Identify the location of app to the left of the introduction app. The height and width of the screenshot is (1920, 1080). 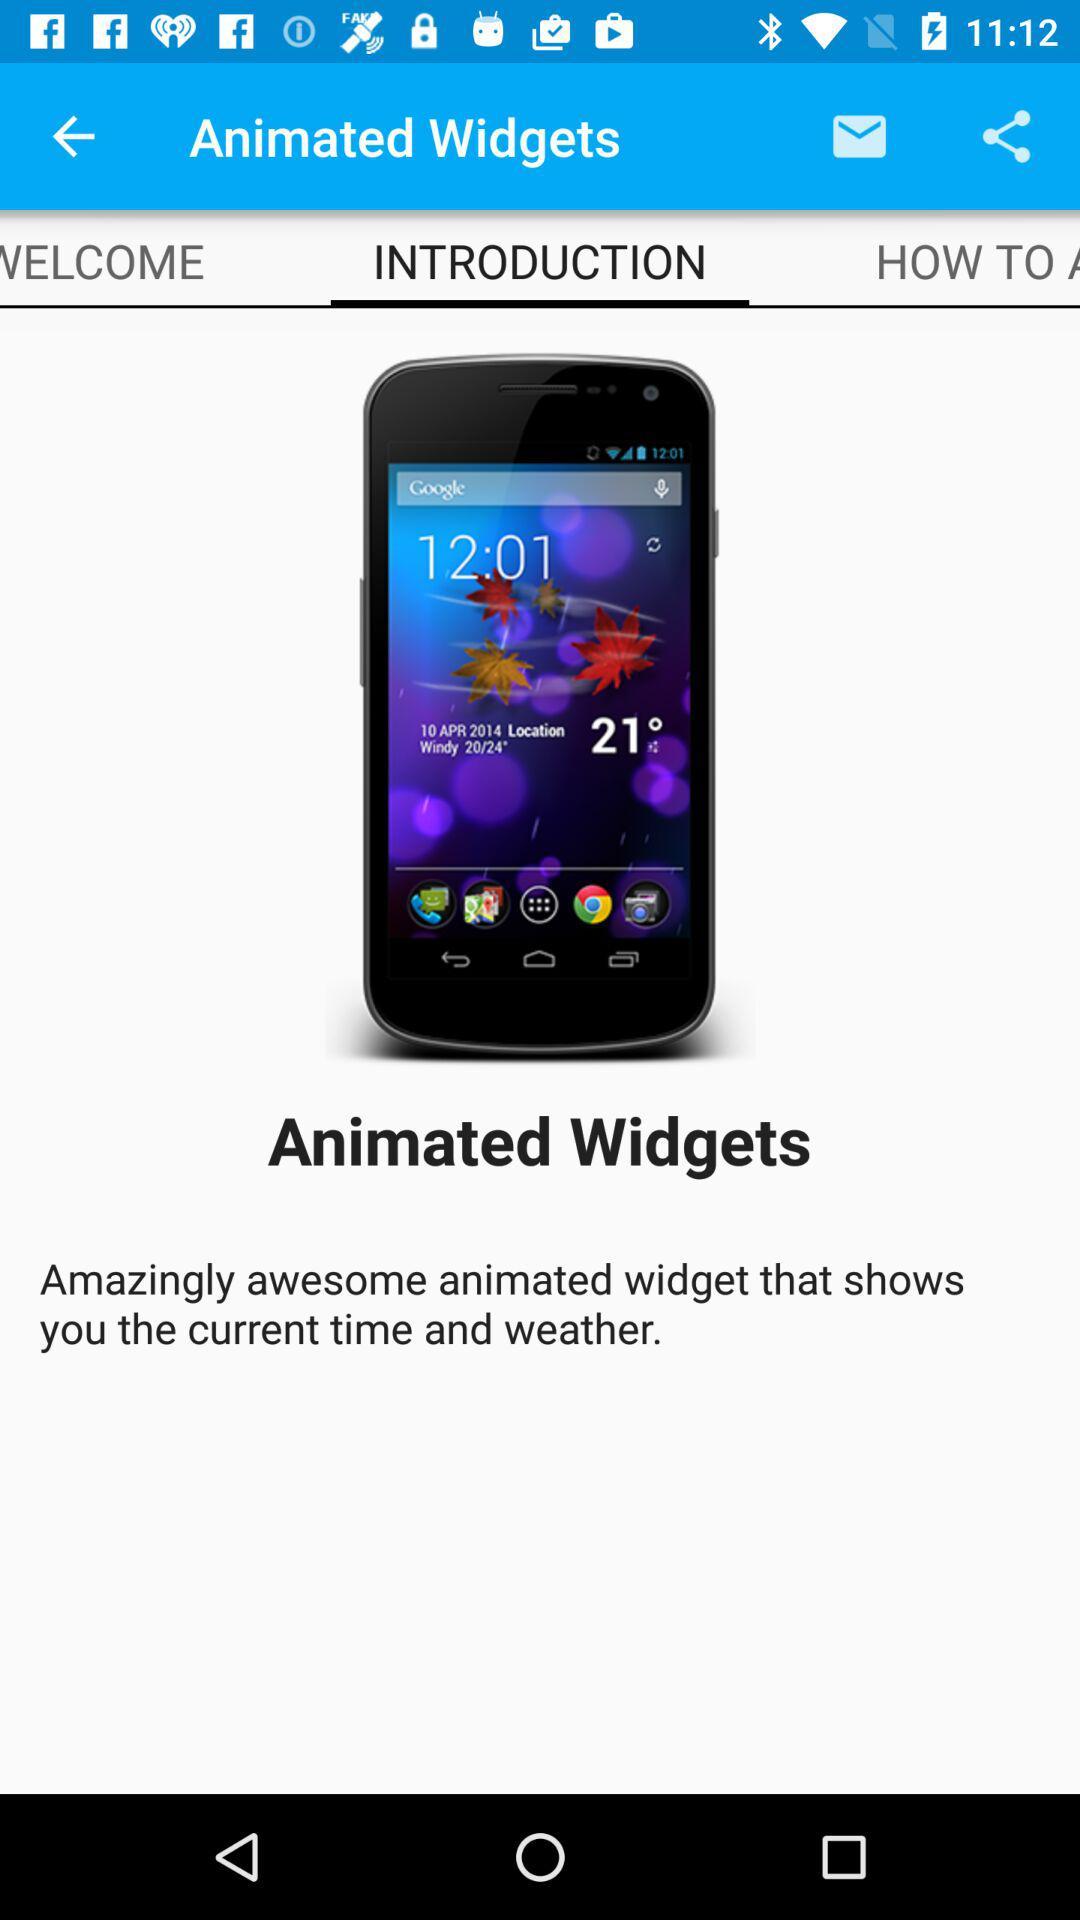
(102, 259).